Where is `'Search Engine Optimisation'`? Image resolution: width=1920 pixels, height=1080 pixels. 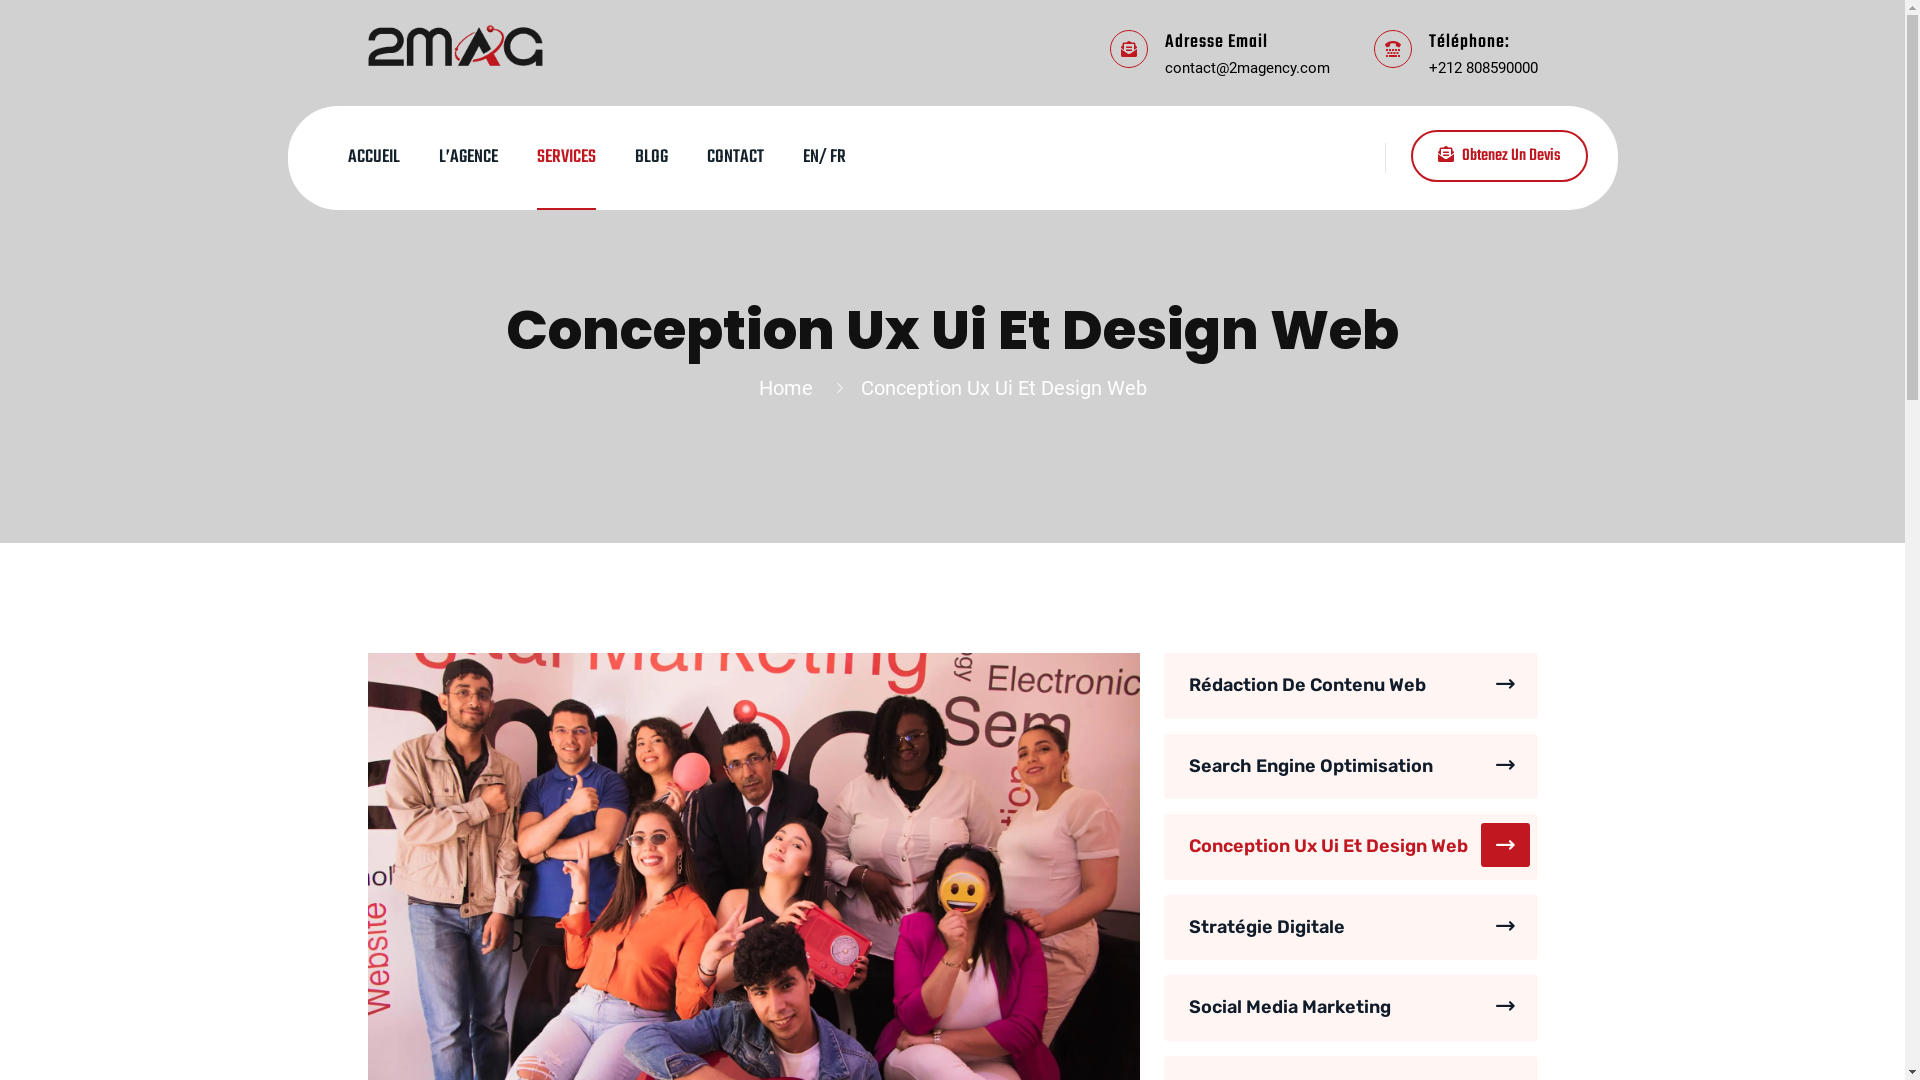 'Search Engine Optimisation' is located at coordinates (1350, 766).